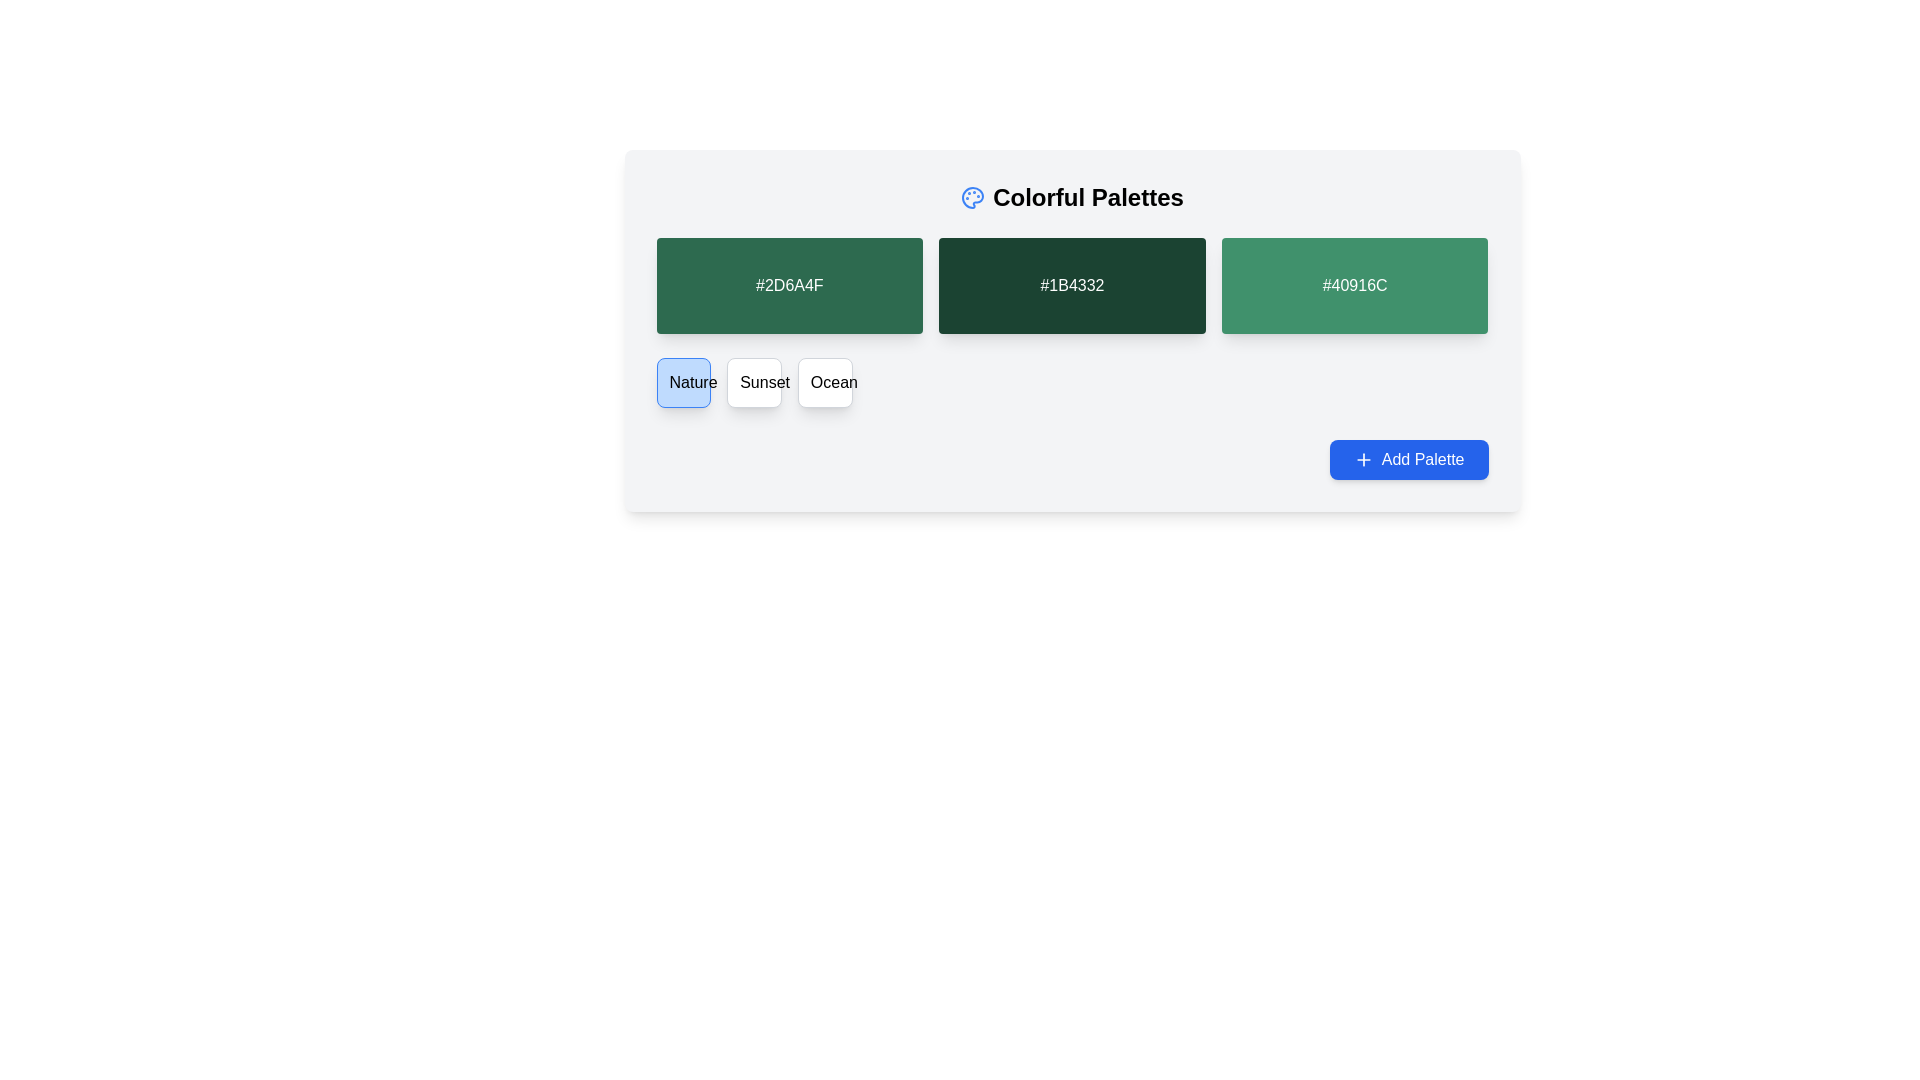 This screenshot has height=1080, width=1920. I want to click on the color swatch tile labeled '#40916C' within the 'Colorful Palettes' section, so click(1355, 285).